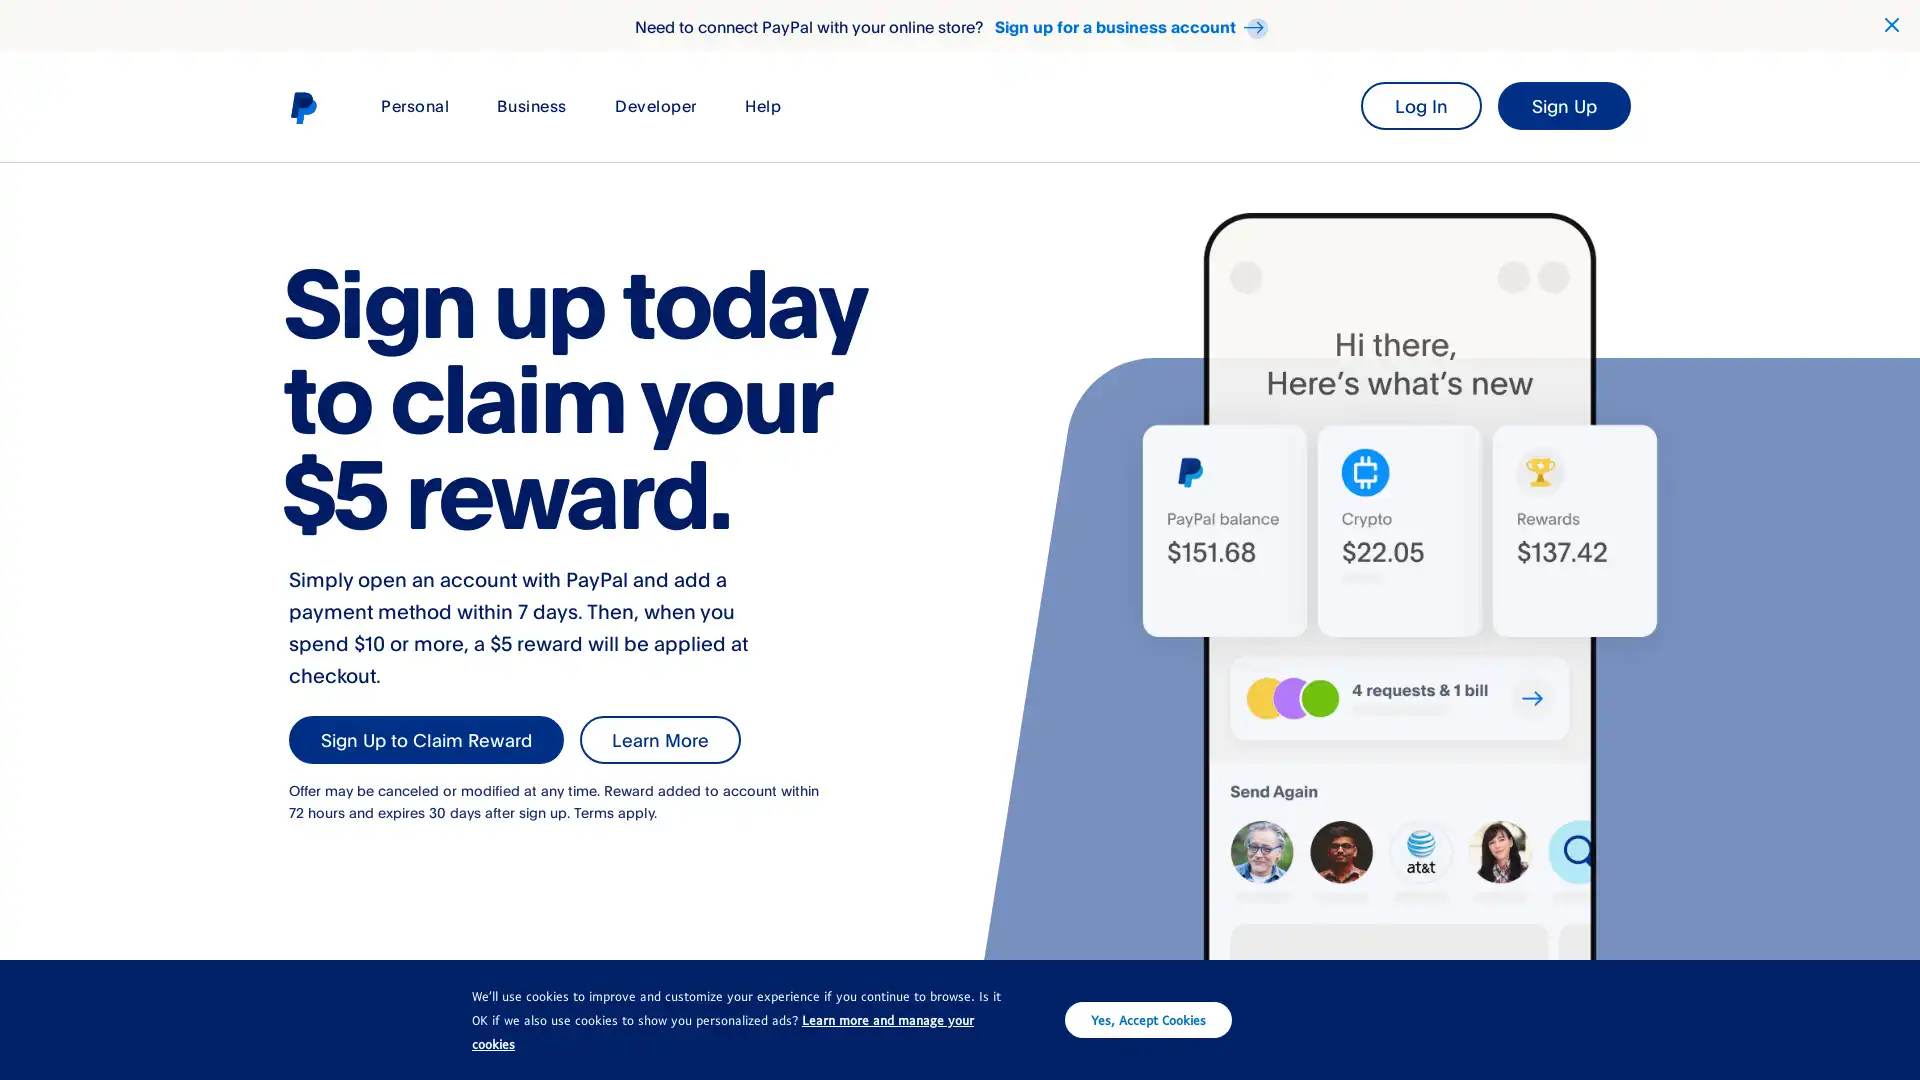 Image resolution: width=1920 pixels, height=1080 pixels. What do you see at coordinates (1148, 1019) in the screenshot?
I see `Yes, Accept Cookies` at bounding box center [1148, 1019].